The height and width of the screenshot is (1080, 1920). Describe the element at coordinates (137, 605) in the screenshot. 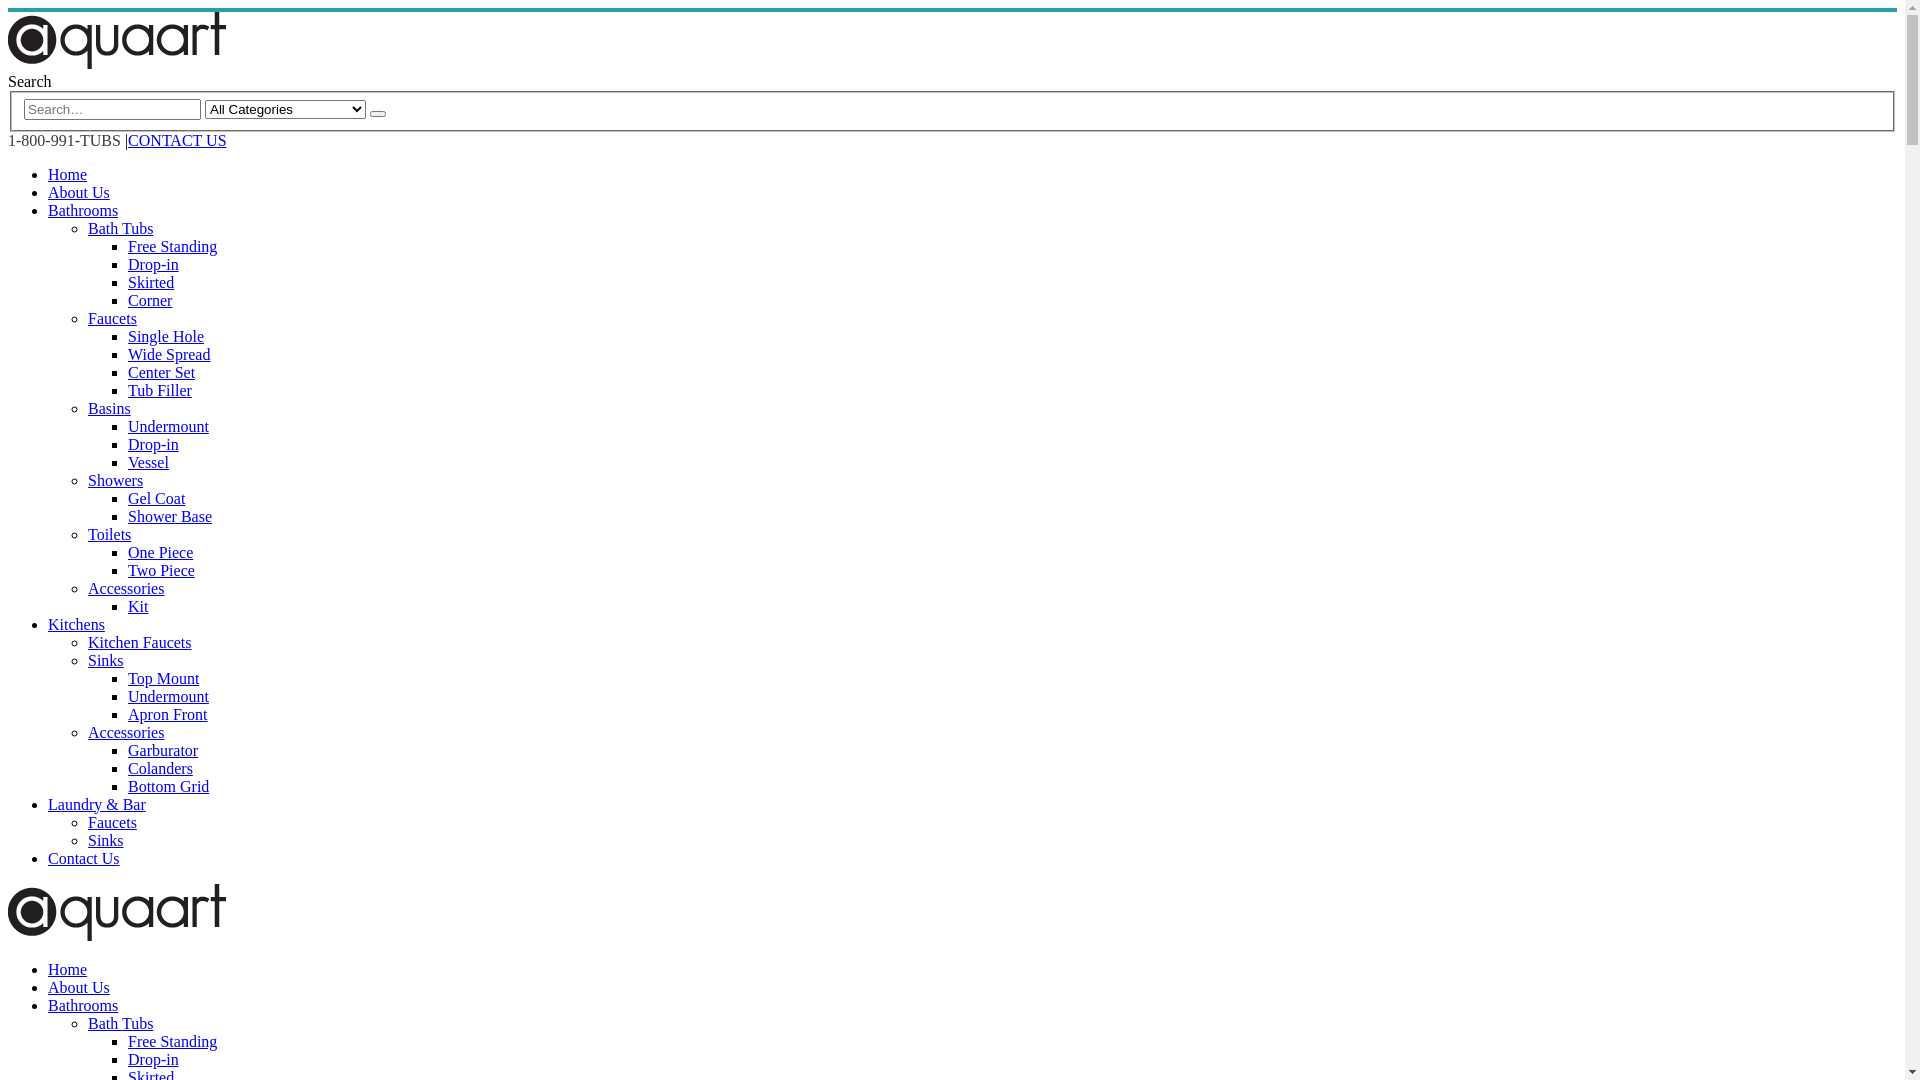

I see `'Kit'` at that location.